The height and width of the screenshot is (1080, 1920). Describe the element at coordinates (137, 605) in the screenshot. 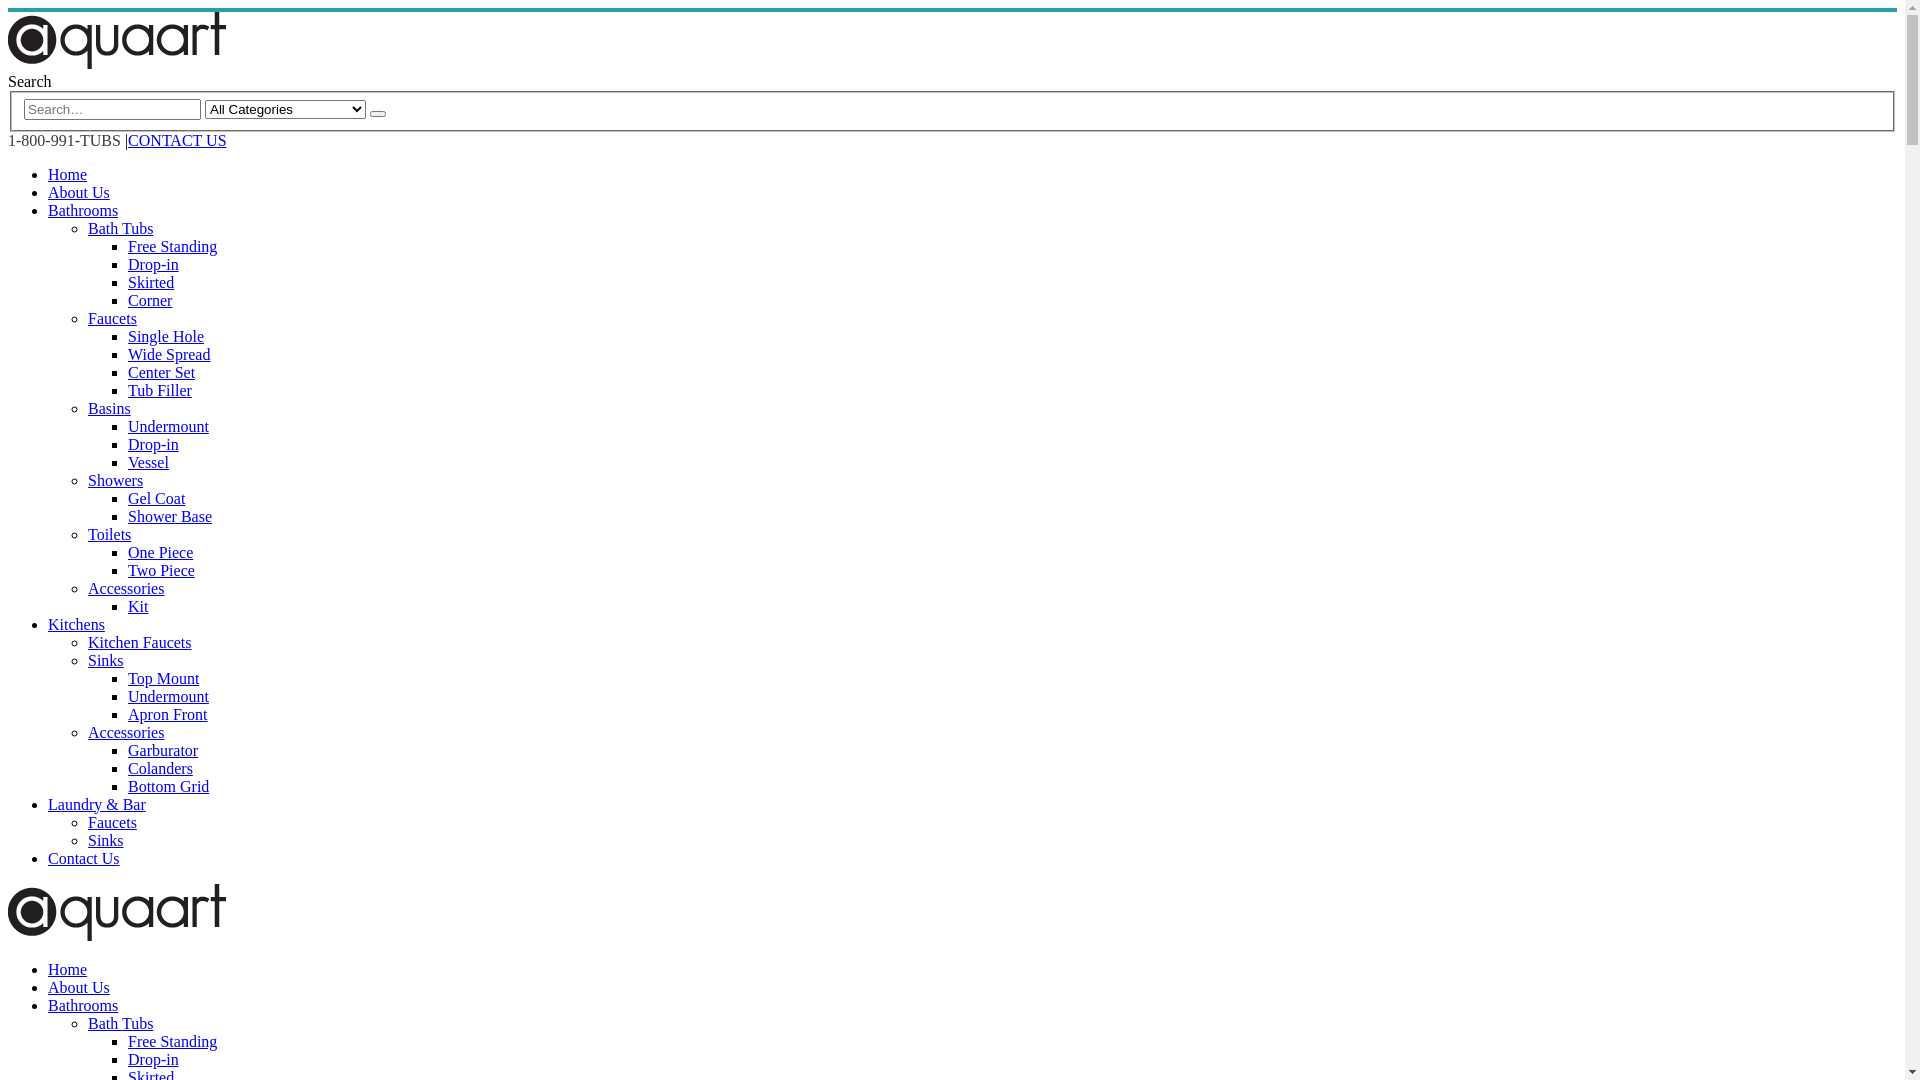

I see `'Kit'` at that location.